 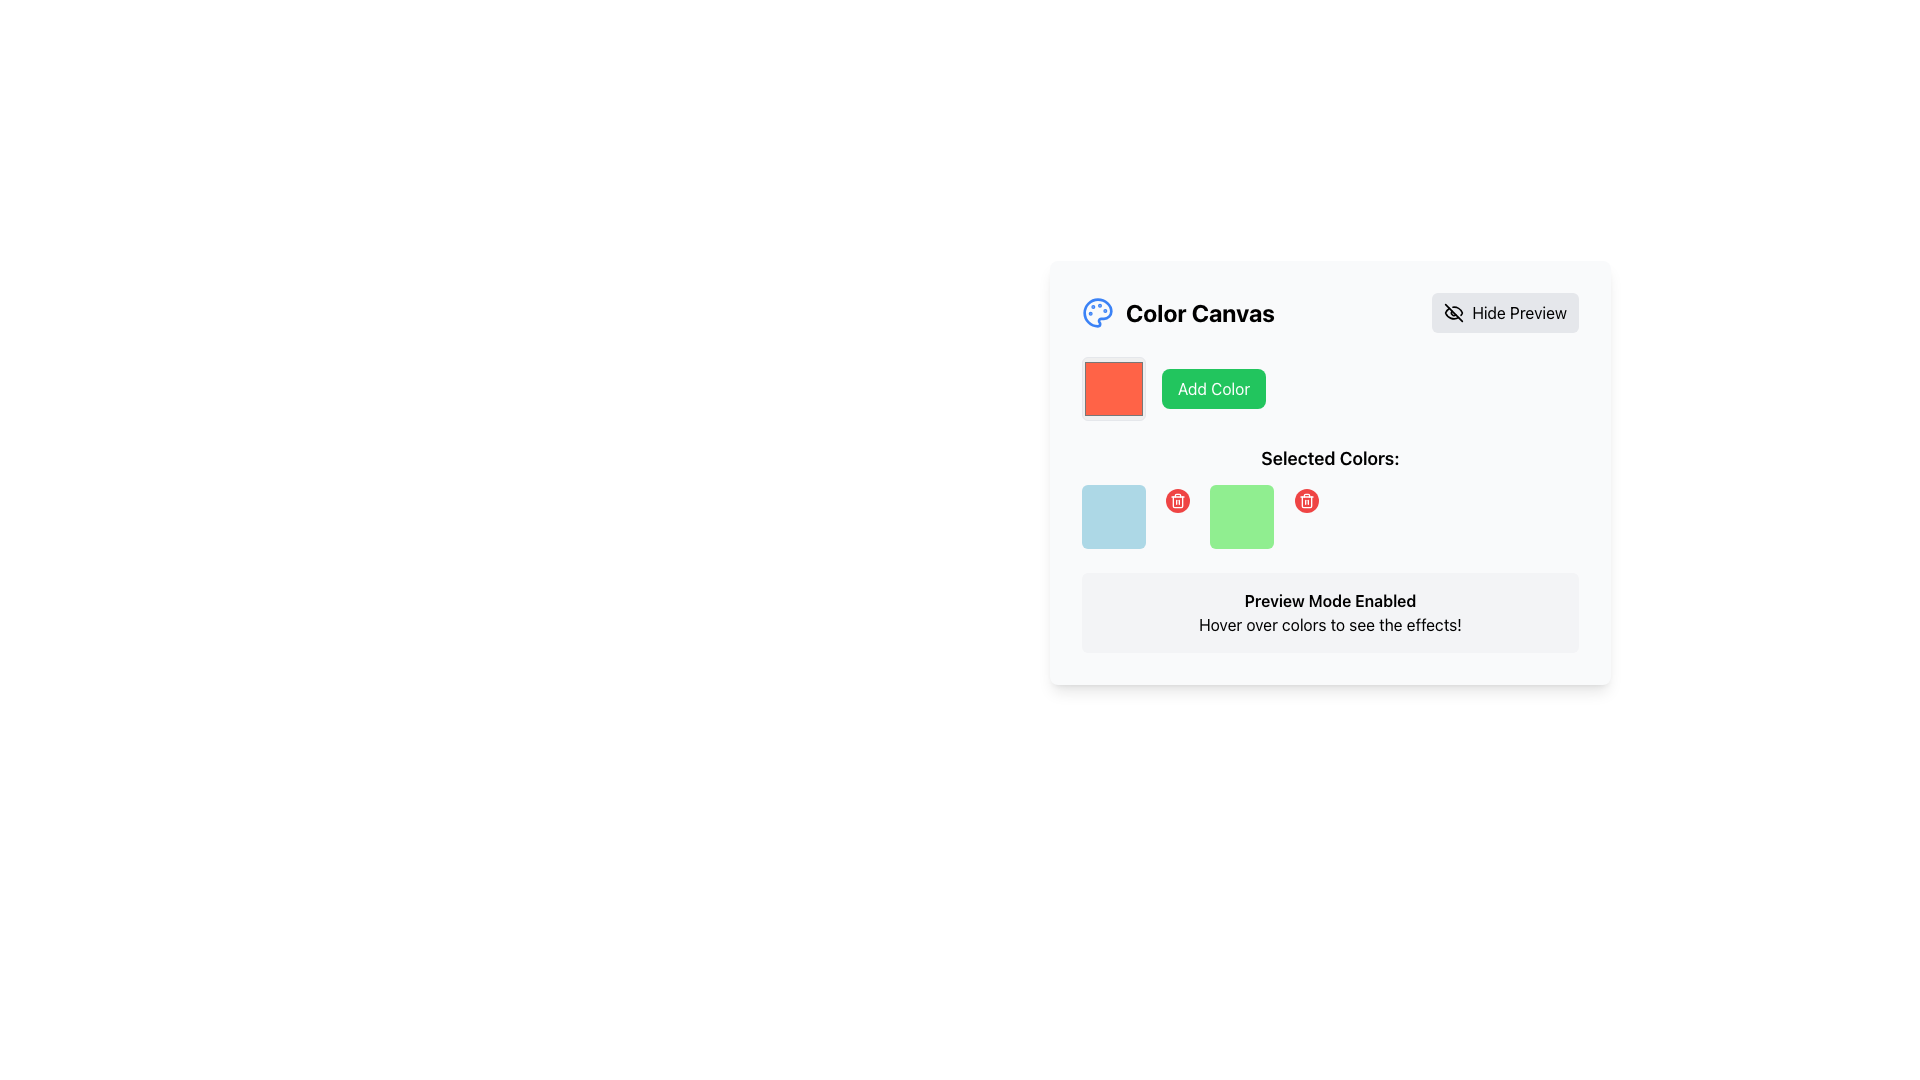 What do you see at coordinates (1097, 312) in the screenshot?
I see `the blue circular palette icon with paint spots located near the top-left of the 'Color Canvas' panel` at bounding box center [1097, 312].